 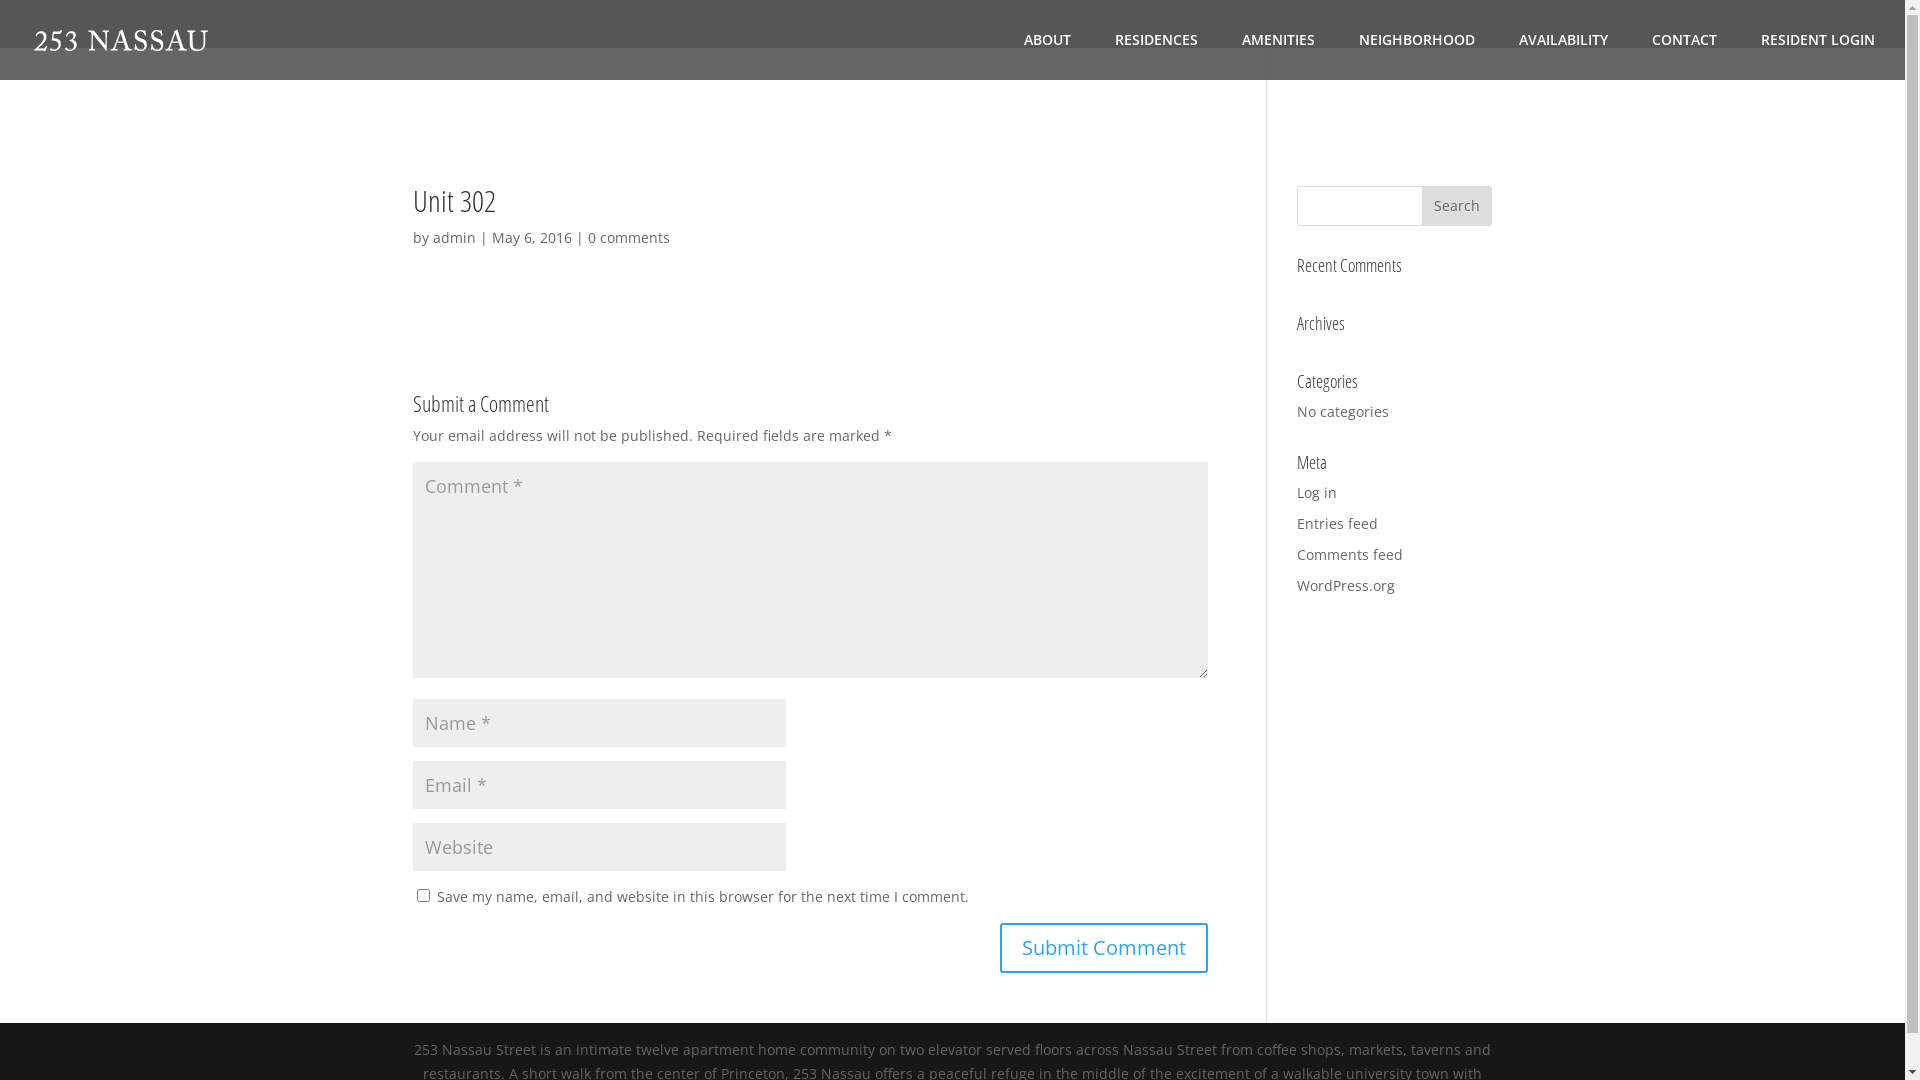 What do you see at coordinates (1683, 55) in the screenshot?
I see `'CONTACT'` at bounding box center [1683, 55].